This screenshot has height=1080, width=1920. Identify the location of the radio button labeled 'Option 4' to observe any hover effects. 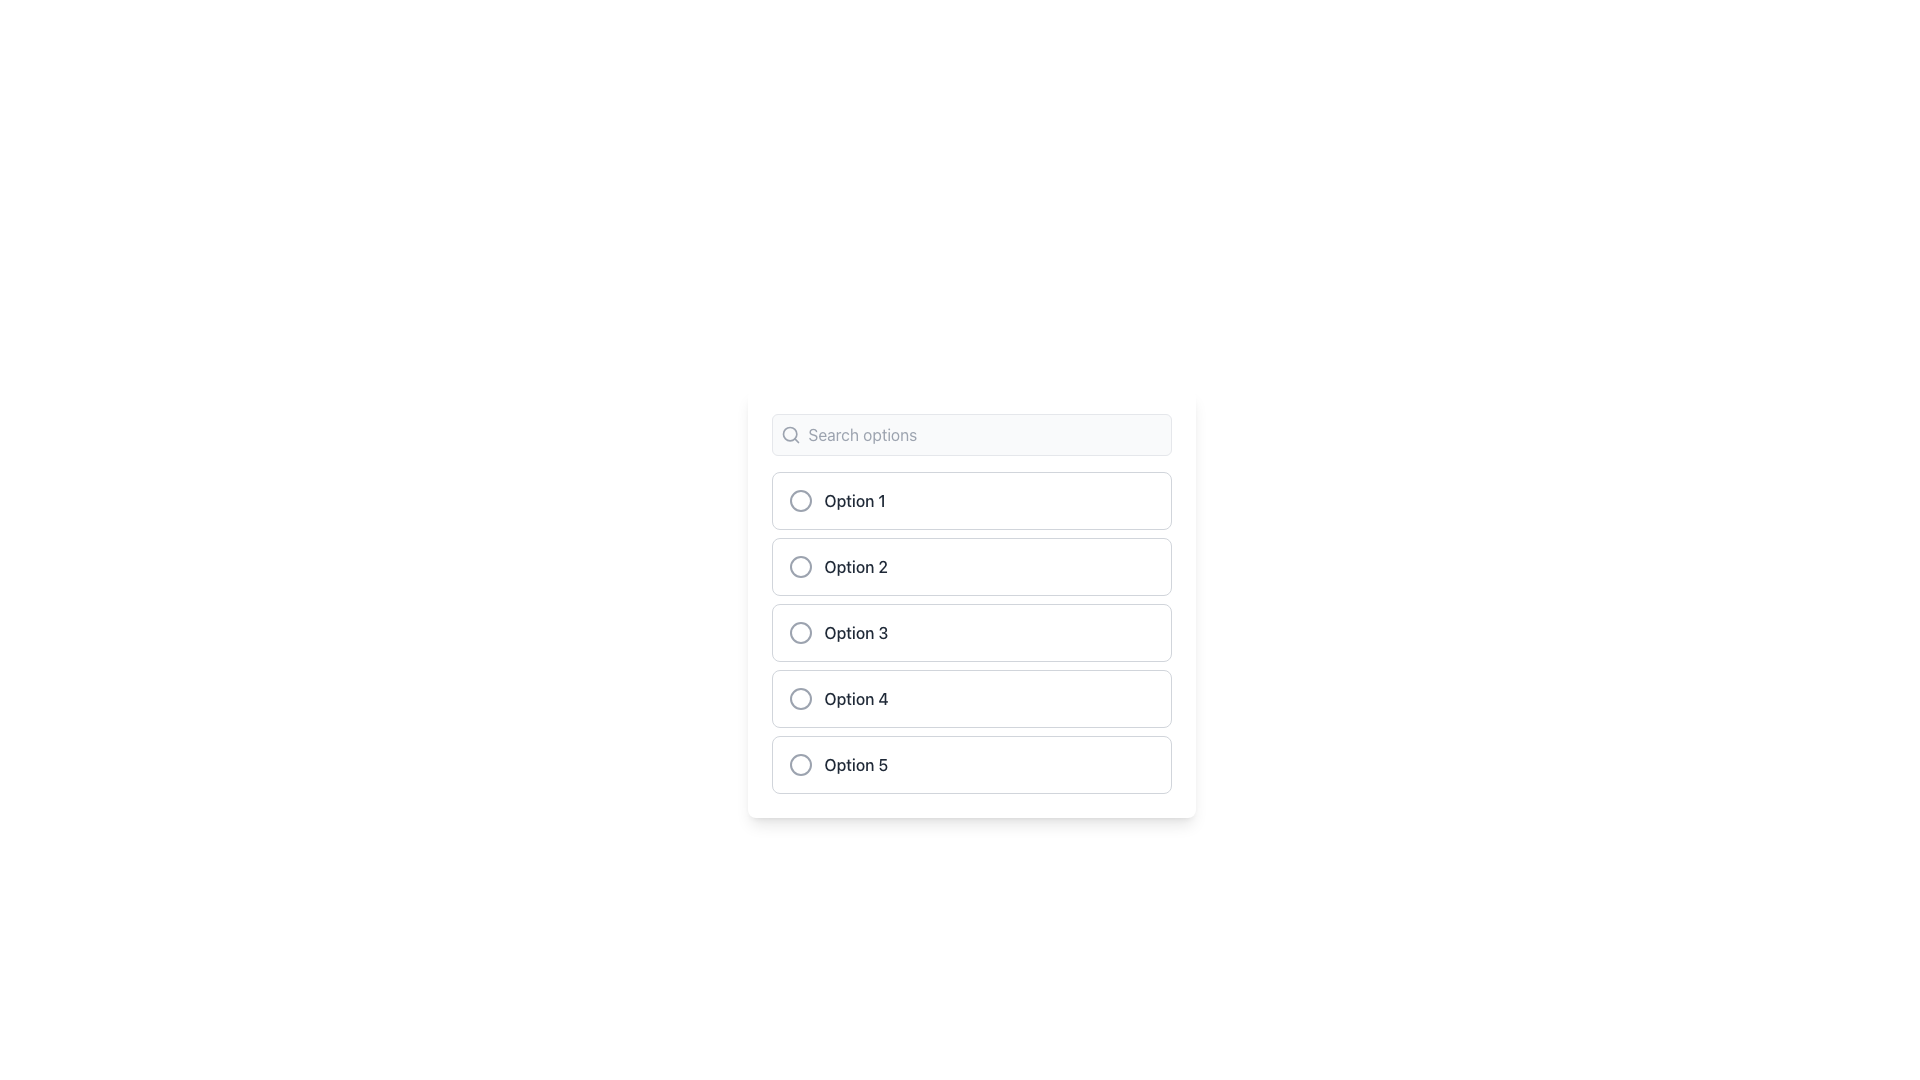
(971, 697).